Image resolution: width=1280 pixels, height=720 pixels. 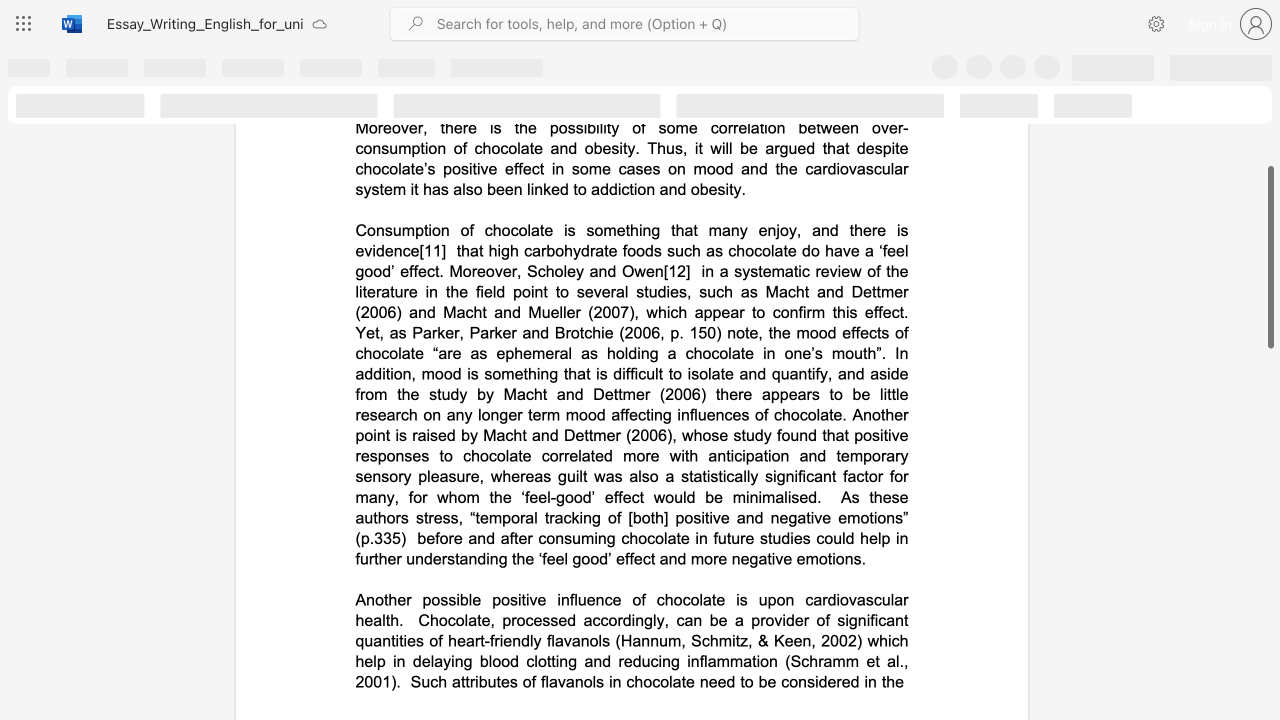 What do you see at coordinates (1269, 256) in the screenshot?
I see `the scrollbar and move down 910 pixels` at bounding box center [1269, 256].